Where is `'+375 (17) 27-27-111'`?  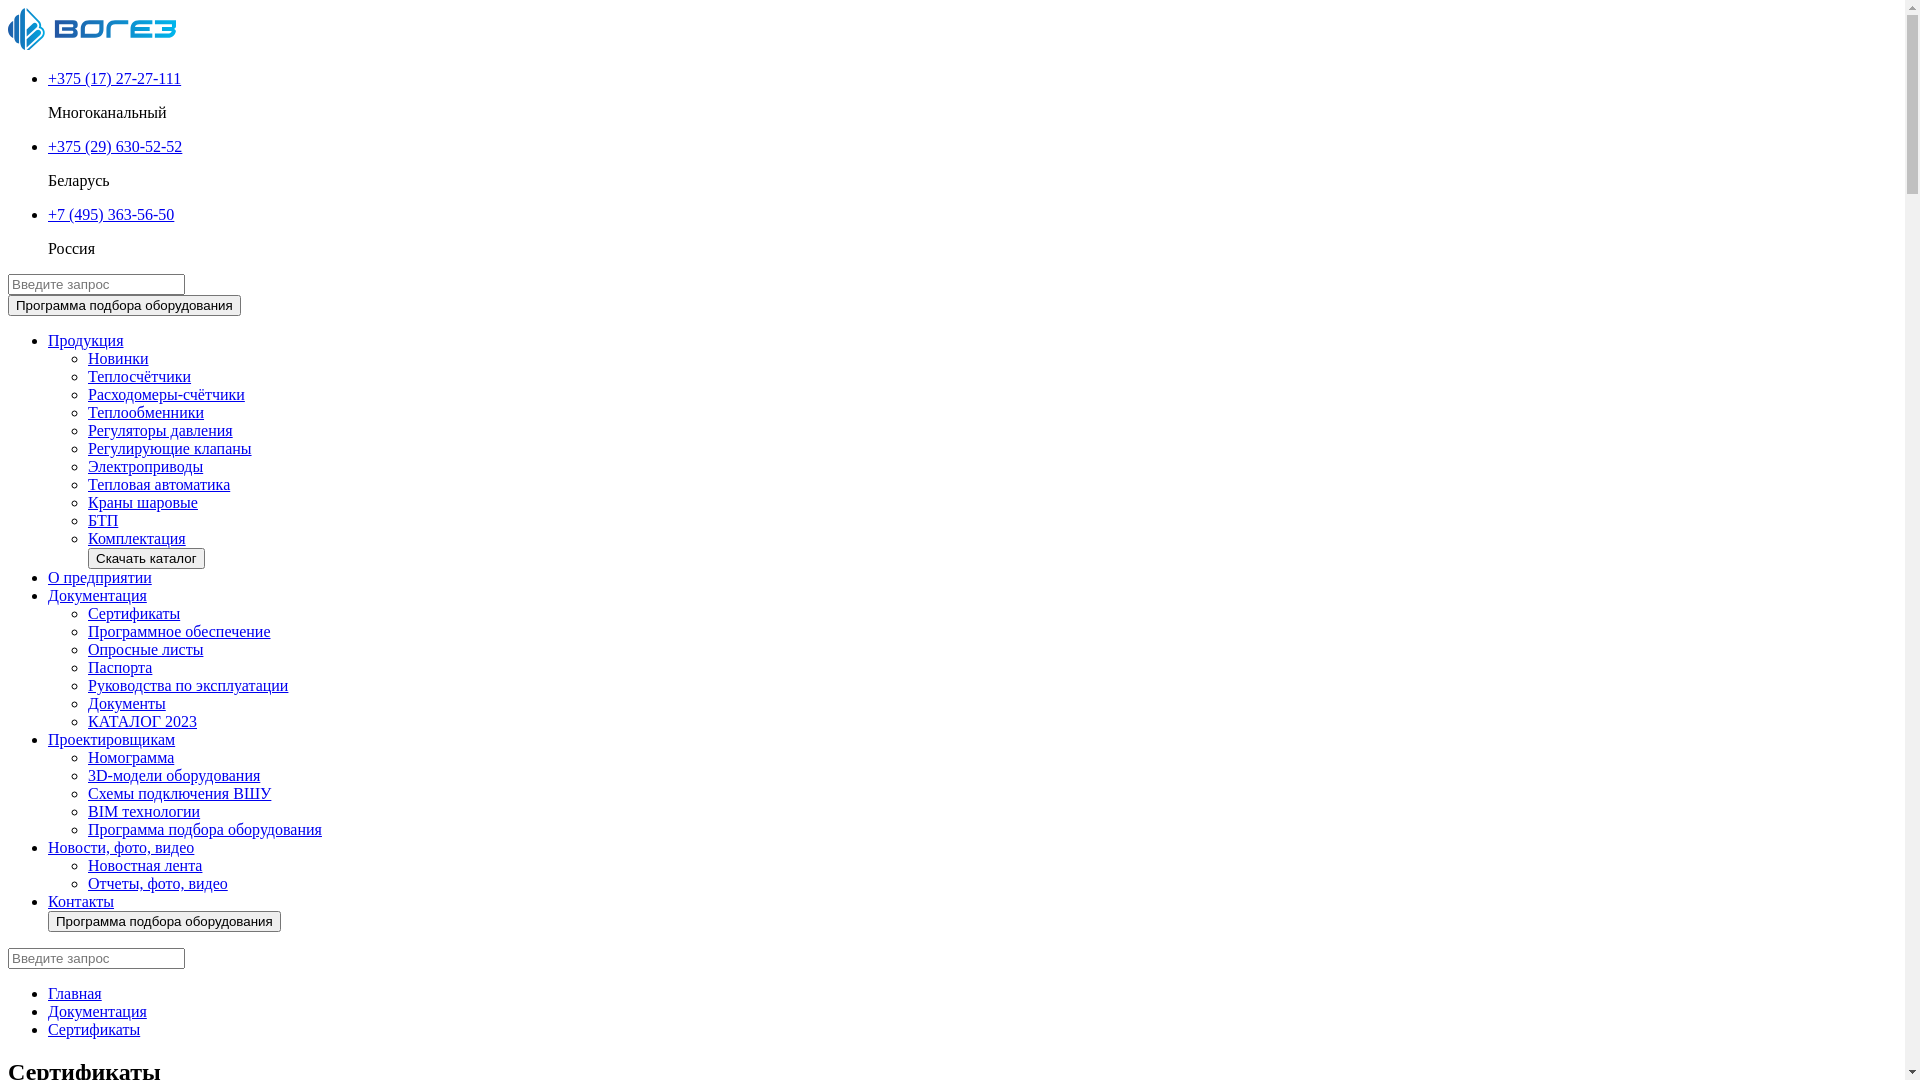 '+375 (17) 27-27-111' is located at coordinates (113, 77).